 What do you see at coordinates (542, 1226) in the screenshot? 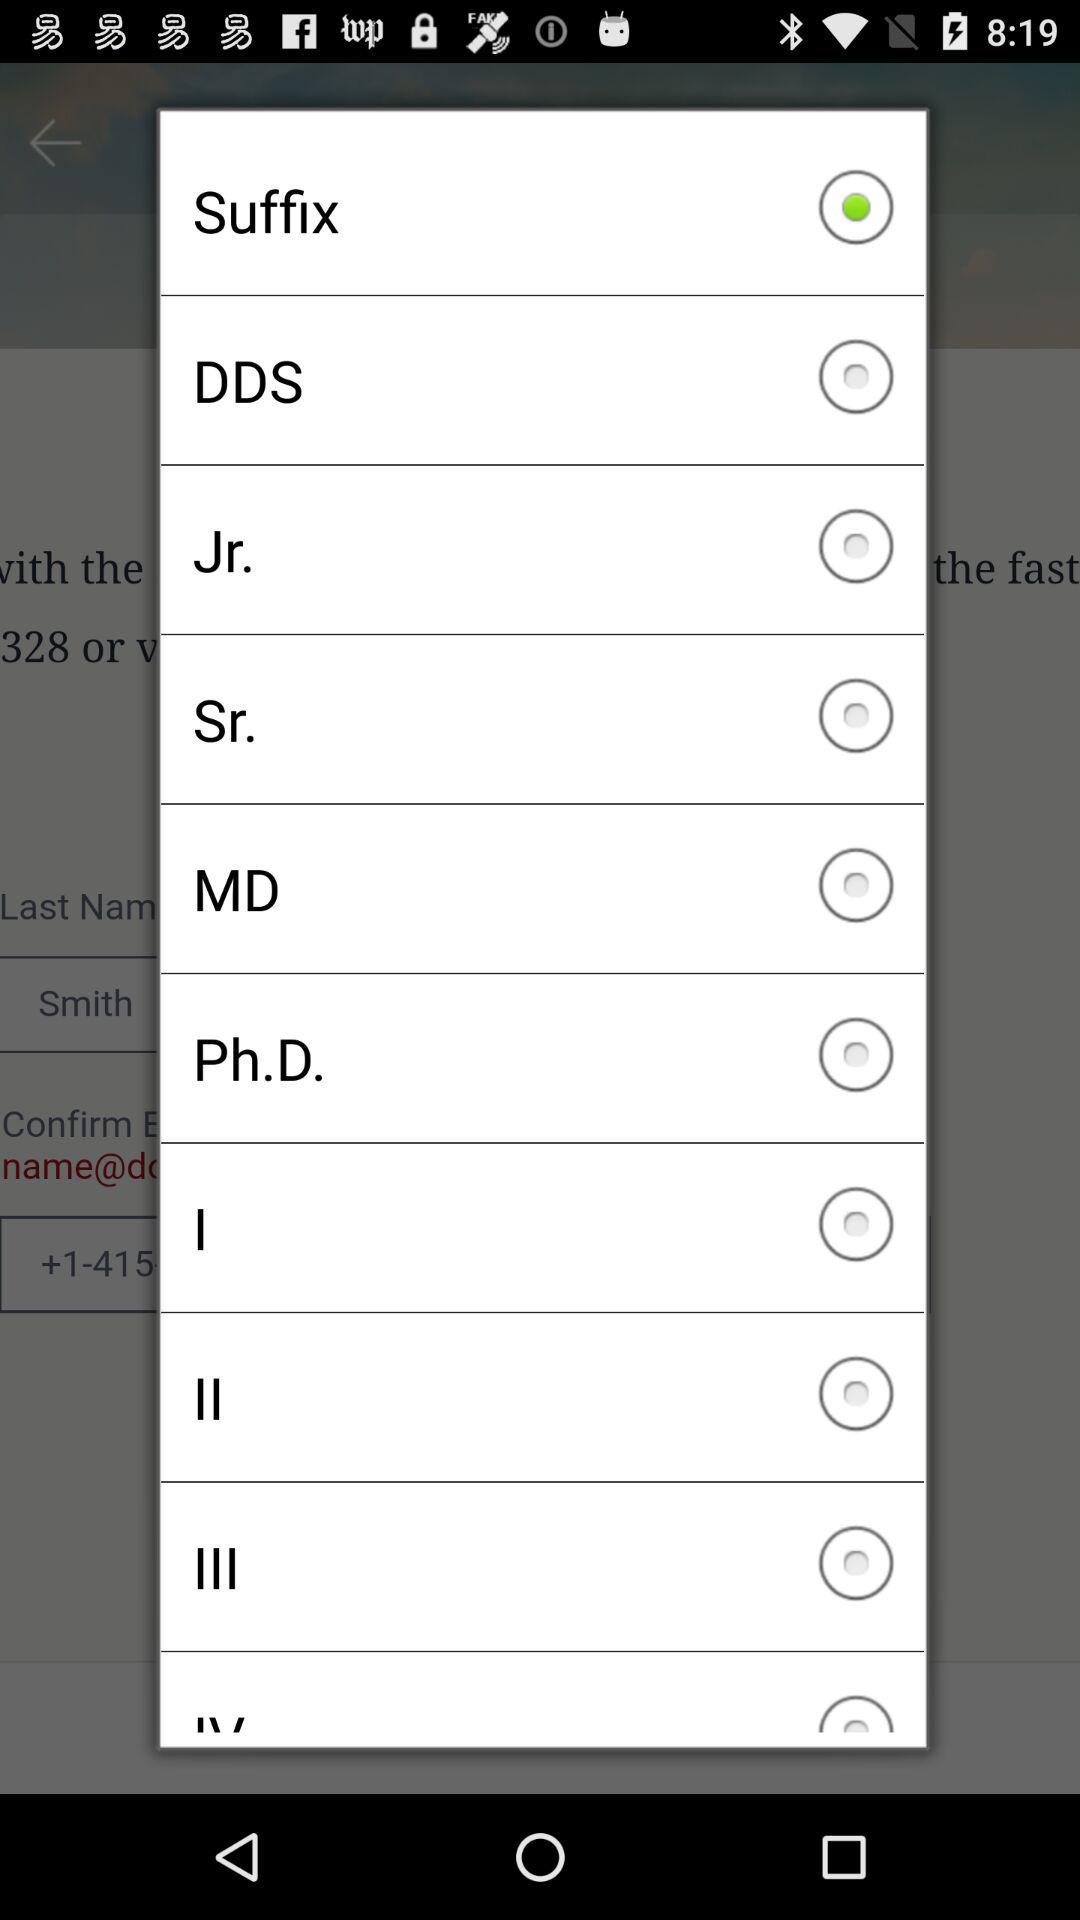
I see `the checkbox above the ii icon` at bounding box center [542, 1226].